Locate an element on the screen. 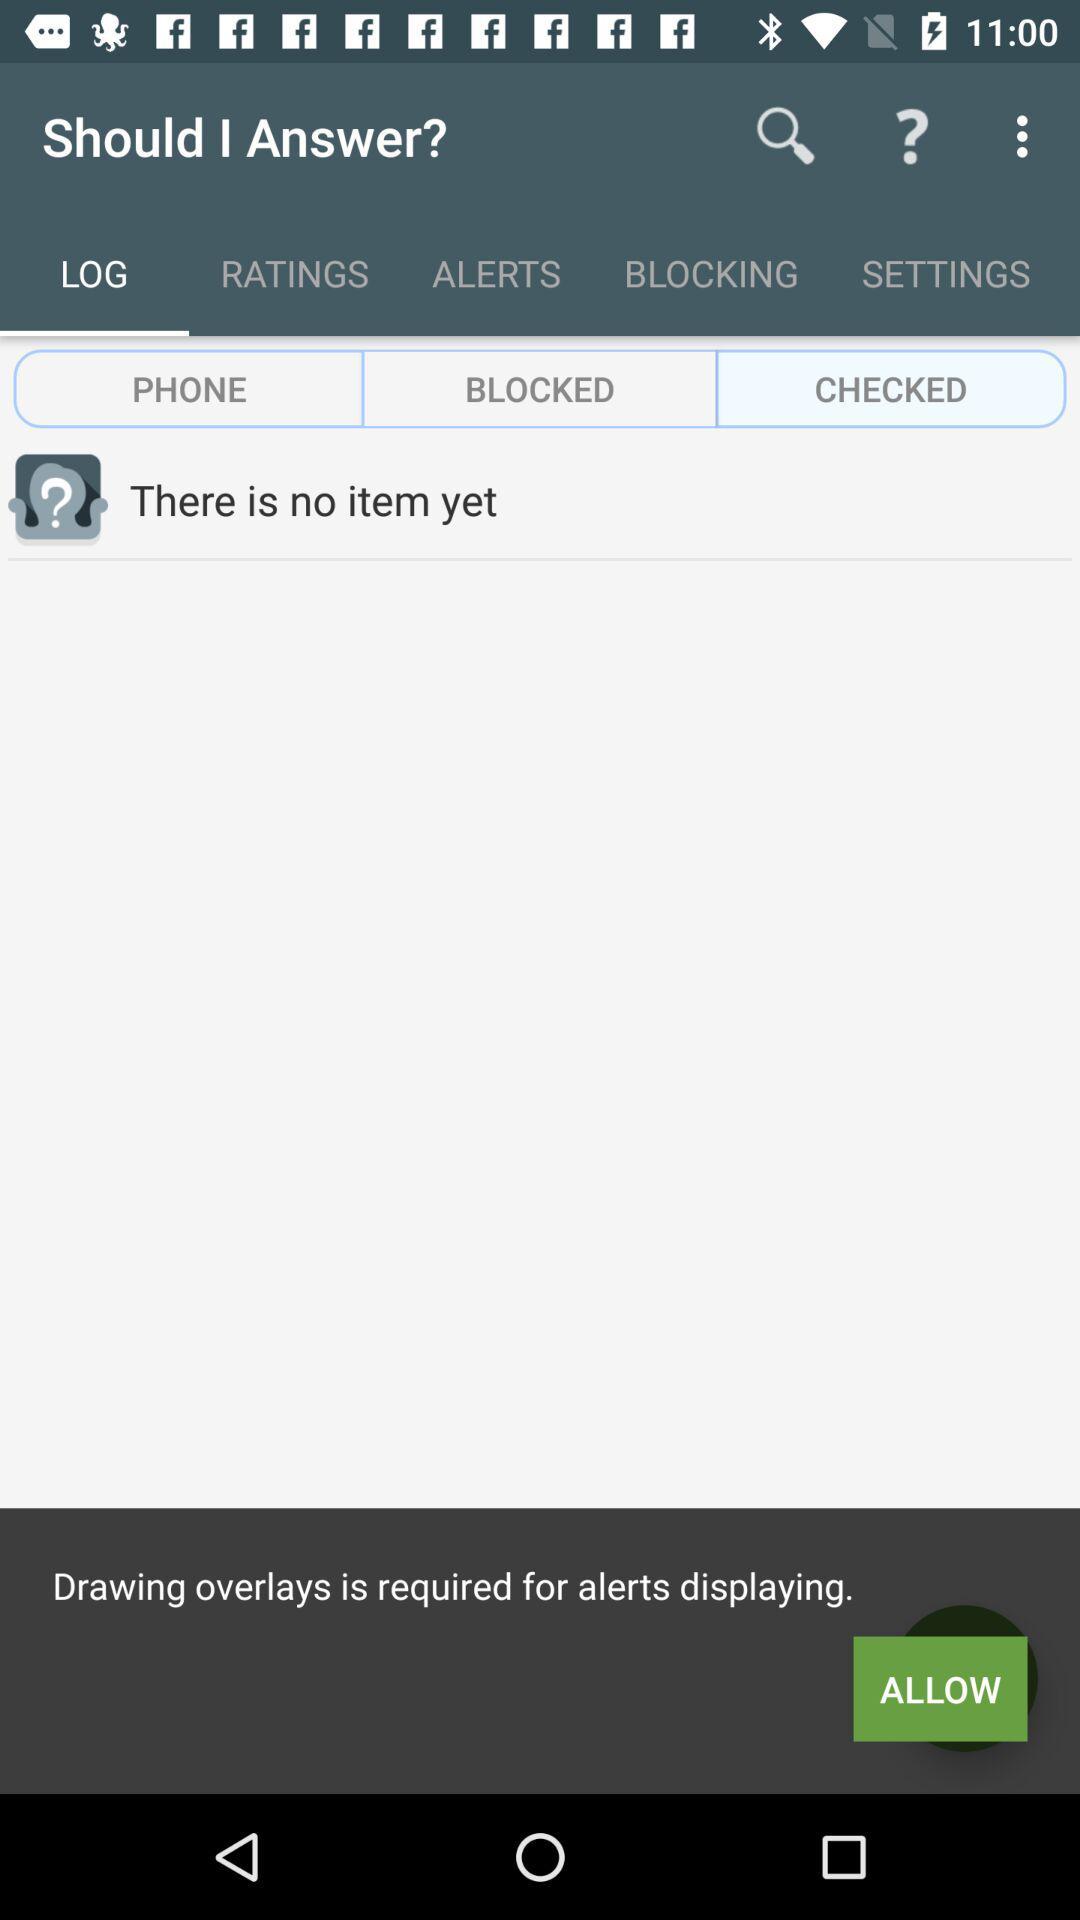 This screenshot has width=1080, height=1920. the text phone is located at coordinates (189, 388).